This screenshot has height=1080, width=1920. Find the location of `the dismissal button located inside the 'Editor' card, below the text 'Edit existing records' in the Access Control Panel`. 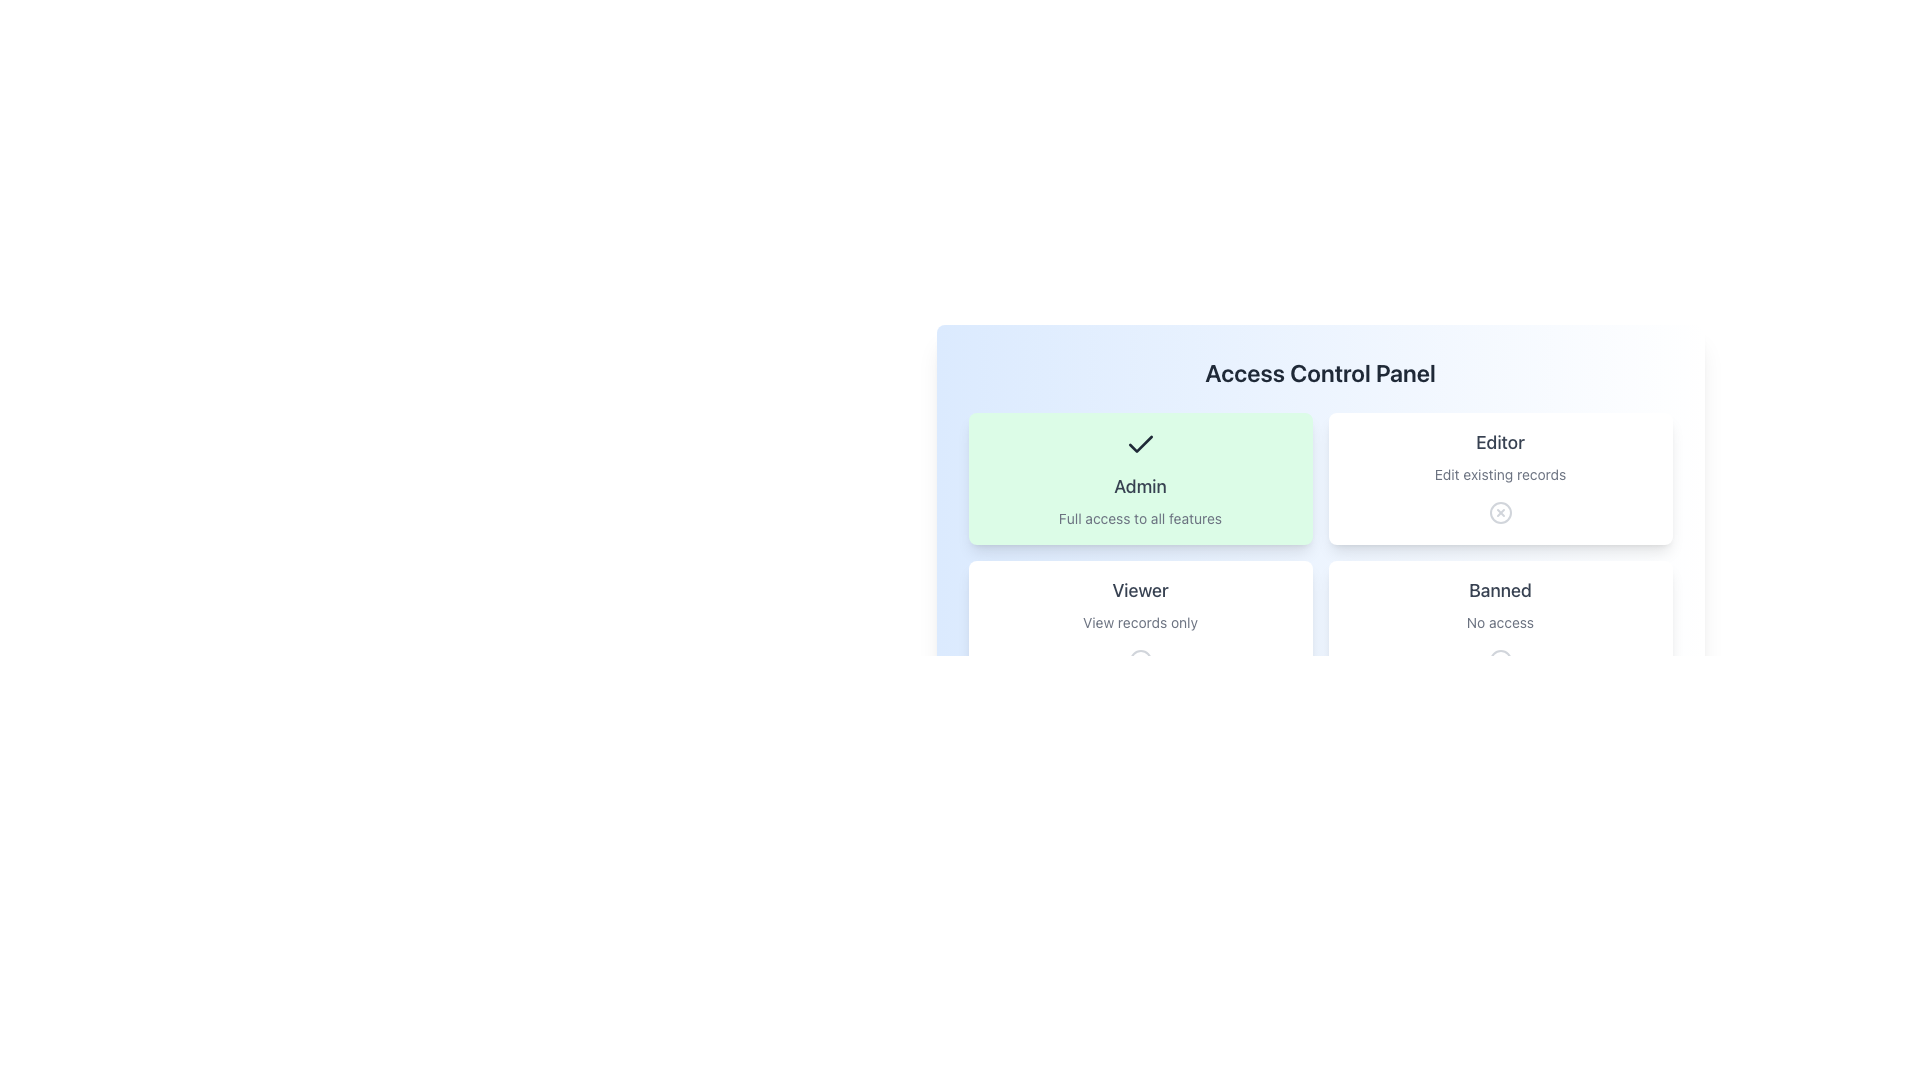

the dismissal button located inside the 'Editor' card, below the text 'Edit existing records' in the Access Control Panel is located at coordinates (1500, 512).